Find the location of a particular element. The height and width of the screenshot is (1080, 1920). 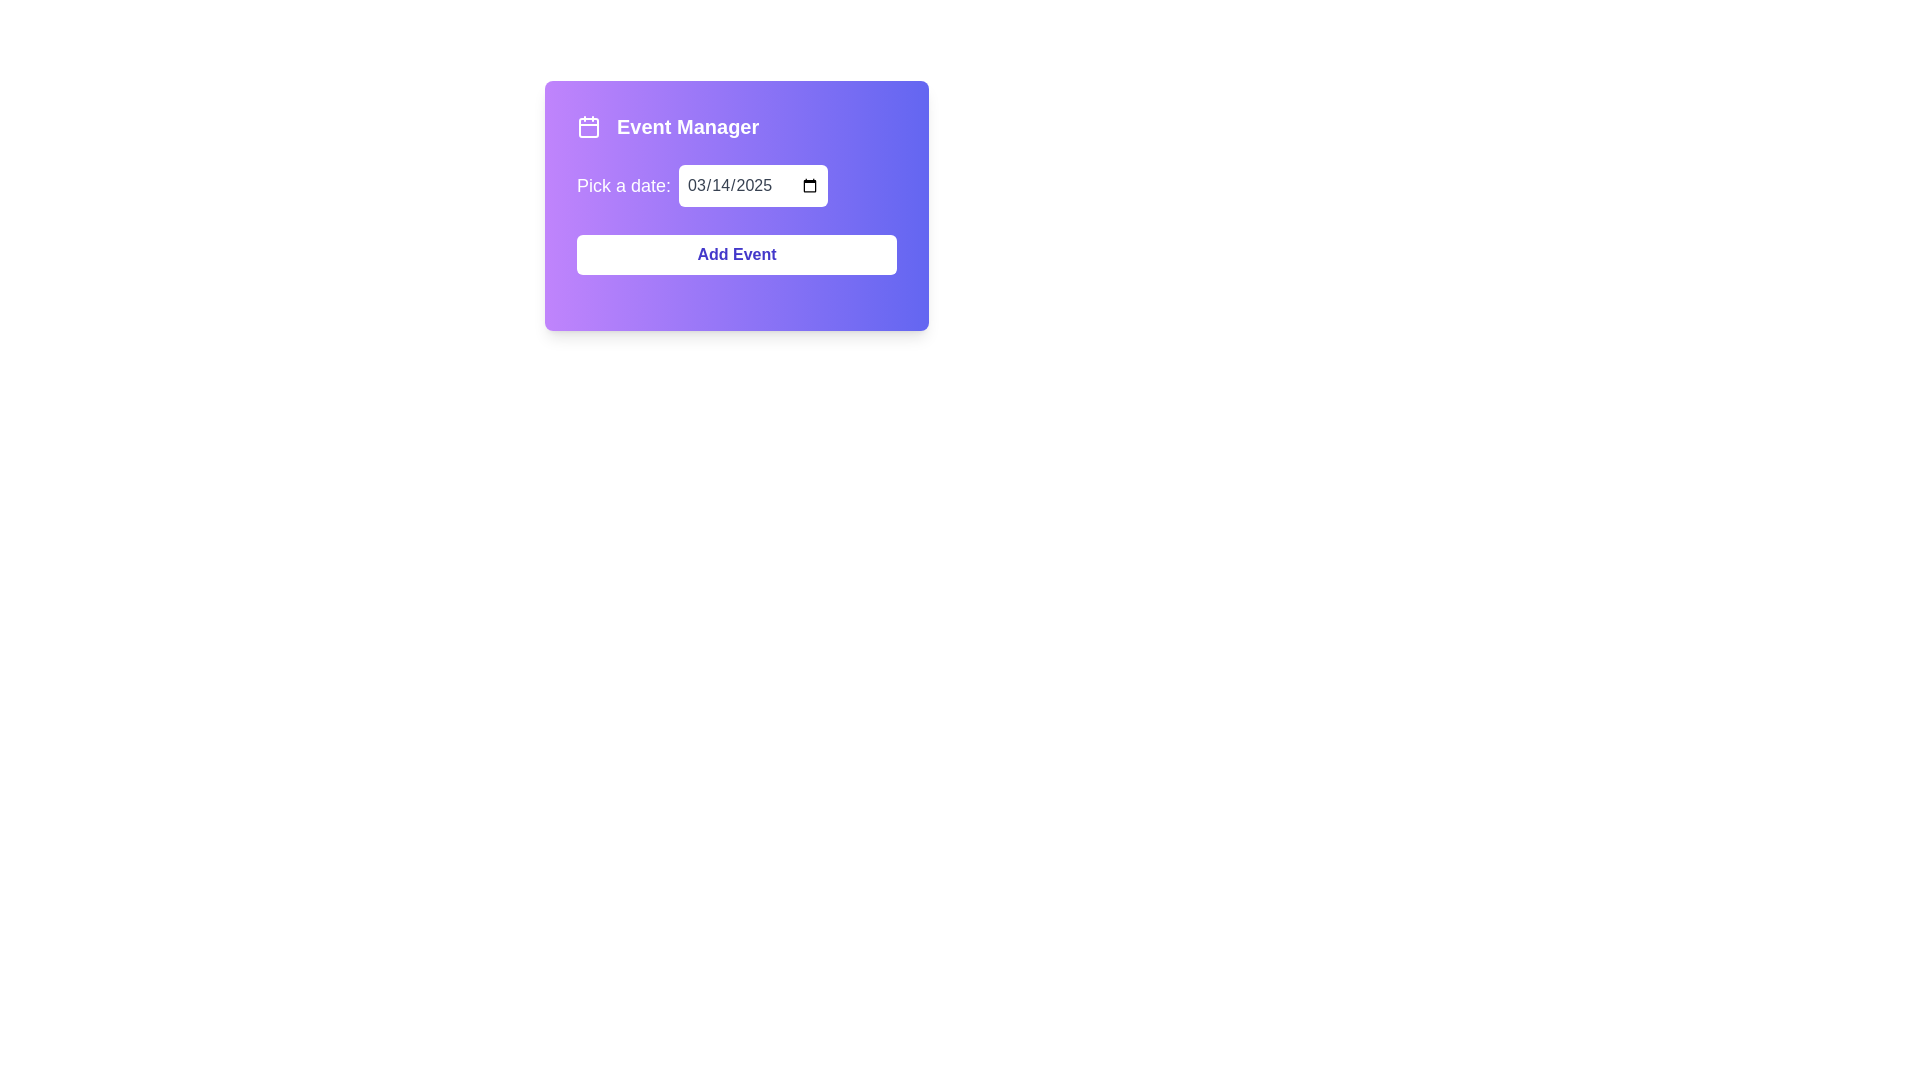

the small rectangular icon with rounded corners located within the calendar symbol in the 'Event Manager' dialog box, positioned to the left of the title text is located at coordinates (588, 127).